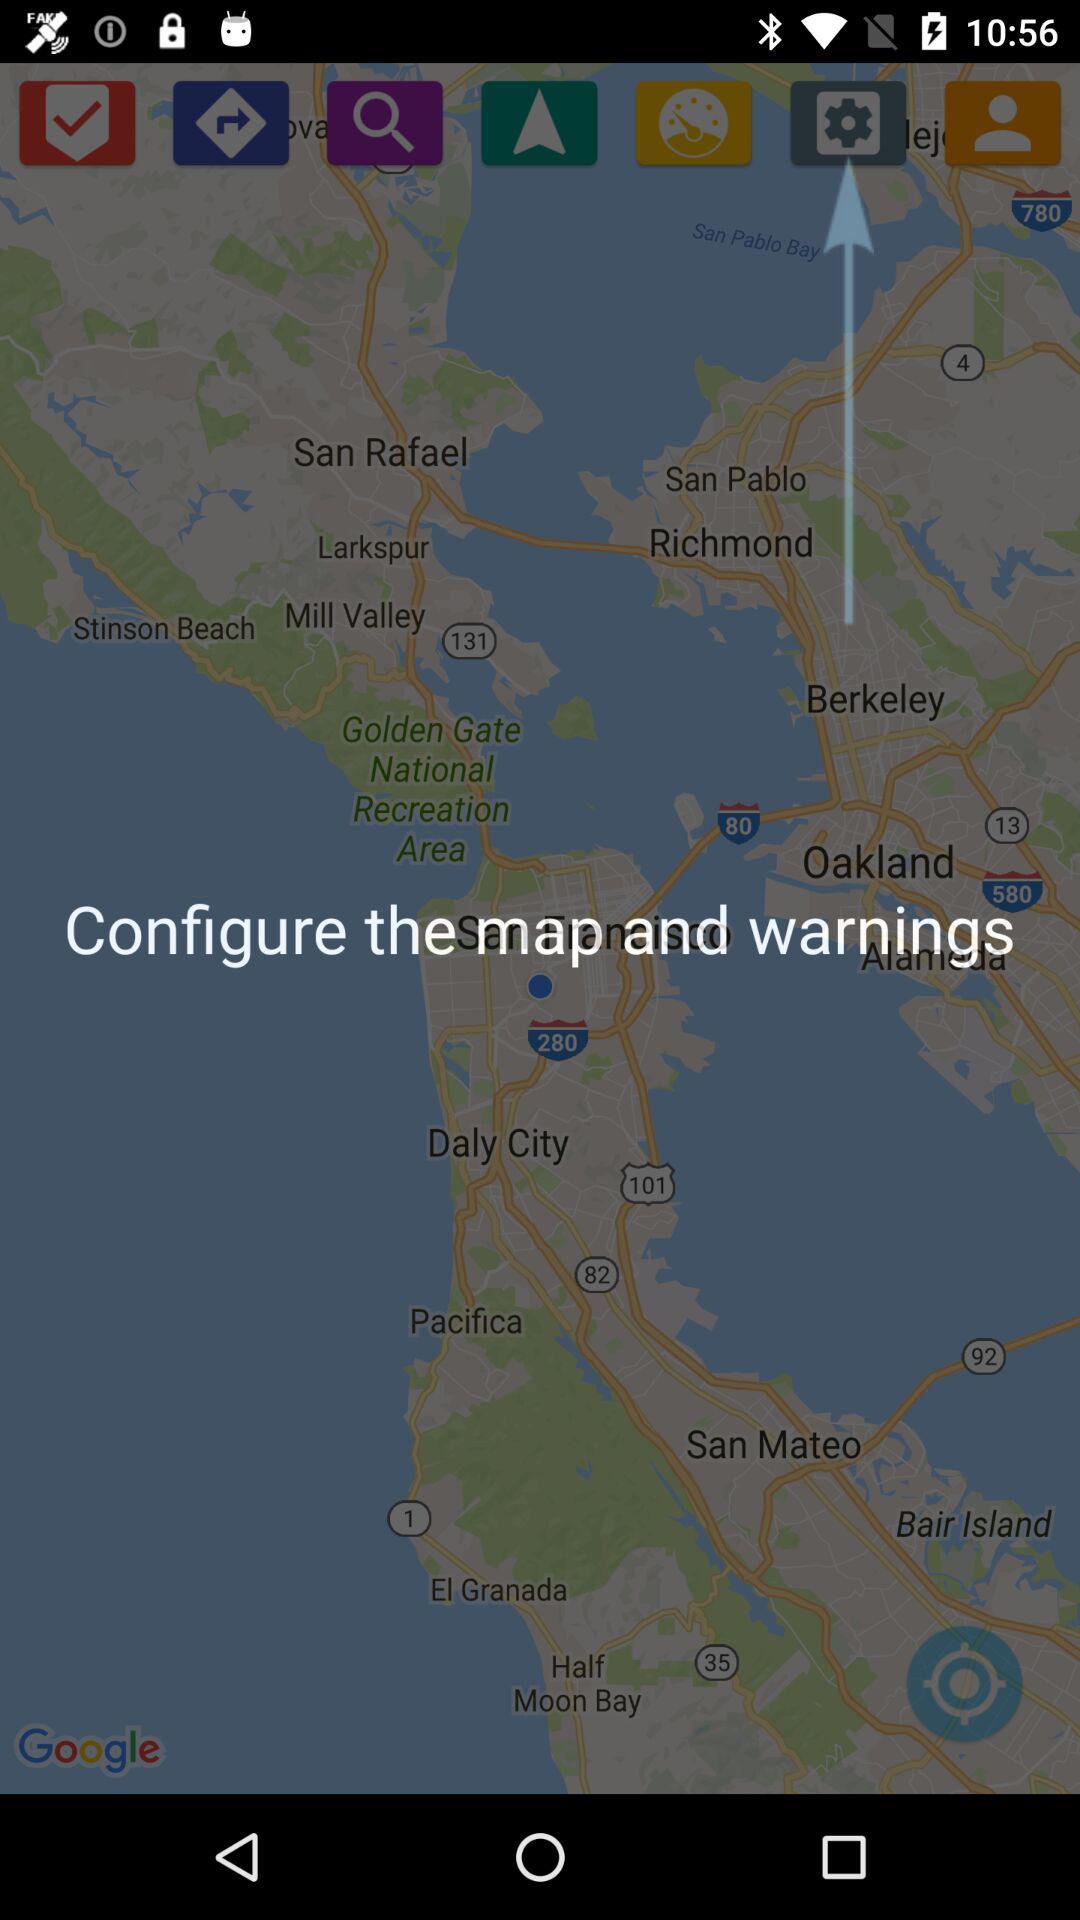  What do you see at coordinates (1002, 121) in the screenshot?
I see `the avatar icon` at bounding box center [1002, 121].